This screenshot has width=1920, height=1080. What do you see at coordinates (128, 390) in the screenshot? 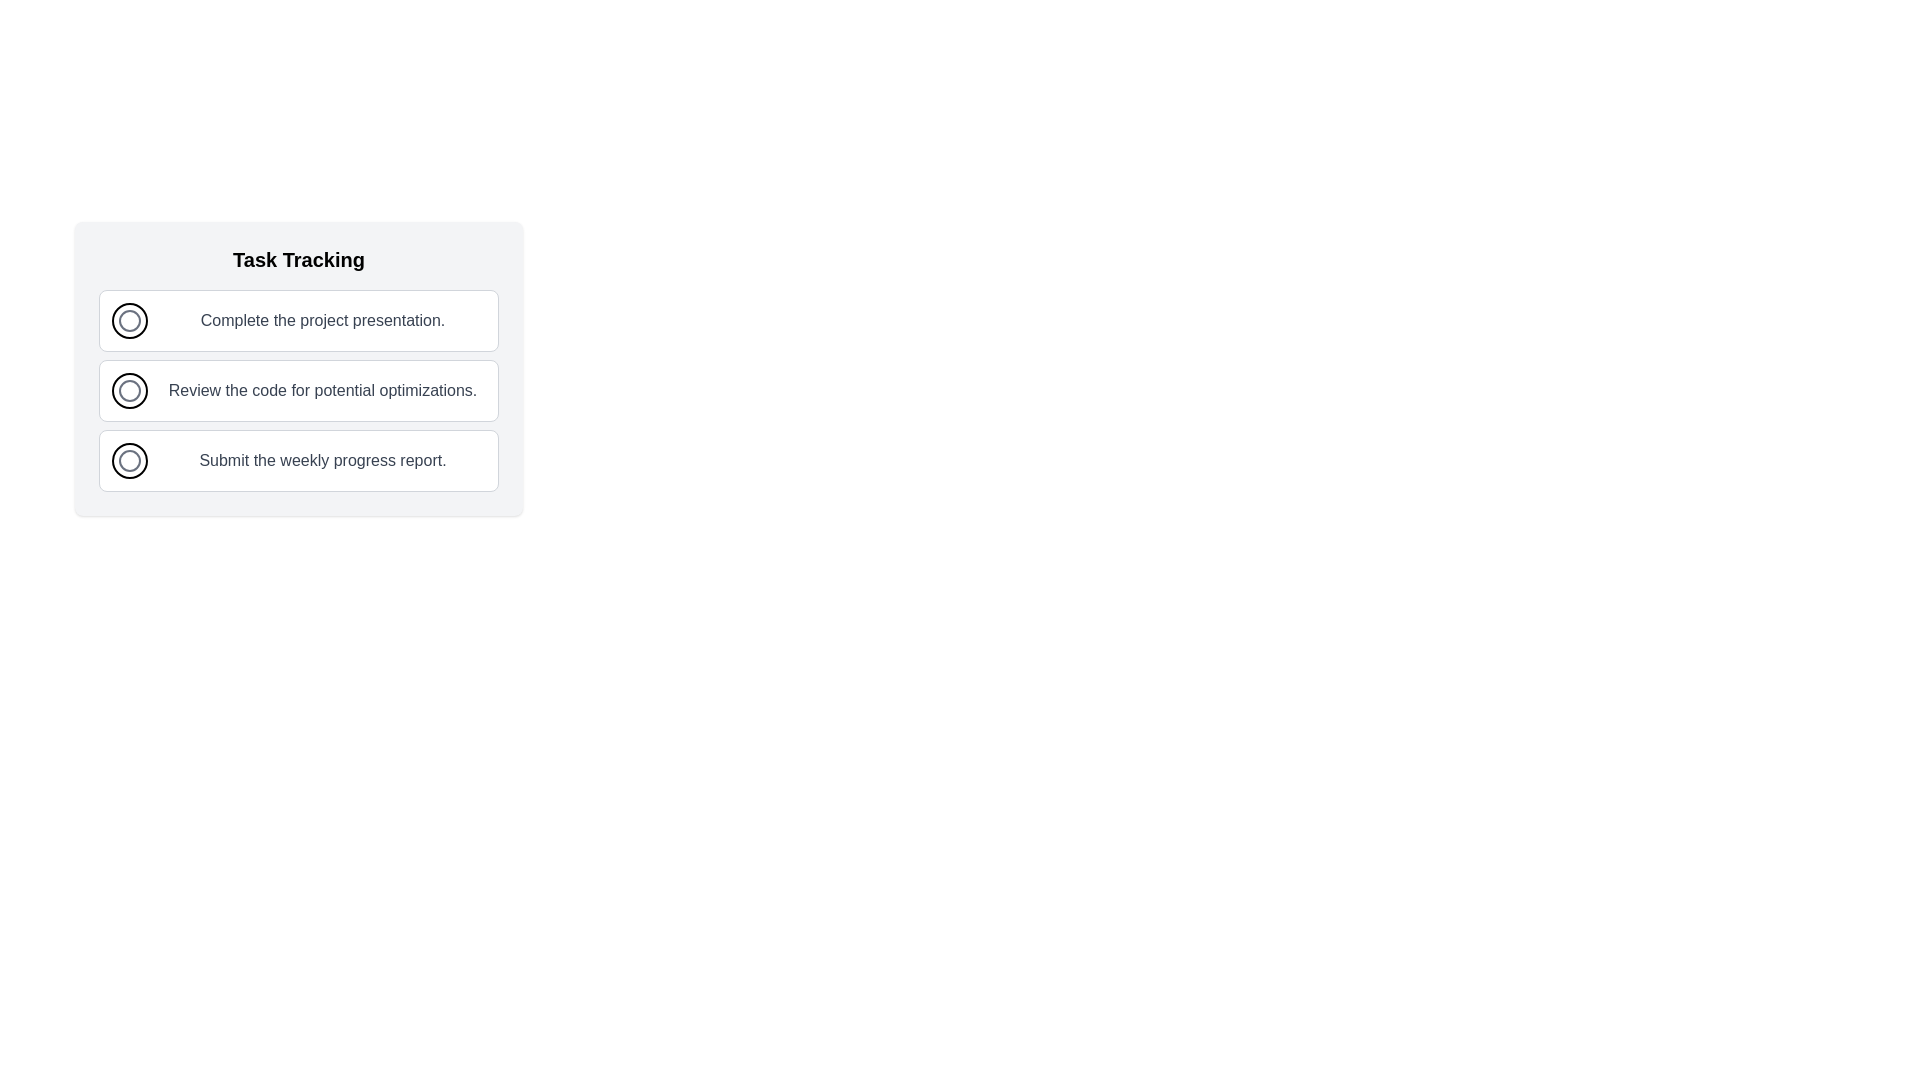
I see `the radio button located to the left of the text 'Review the code for potential optimizations.'` at bounding box center [128, 390].